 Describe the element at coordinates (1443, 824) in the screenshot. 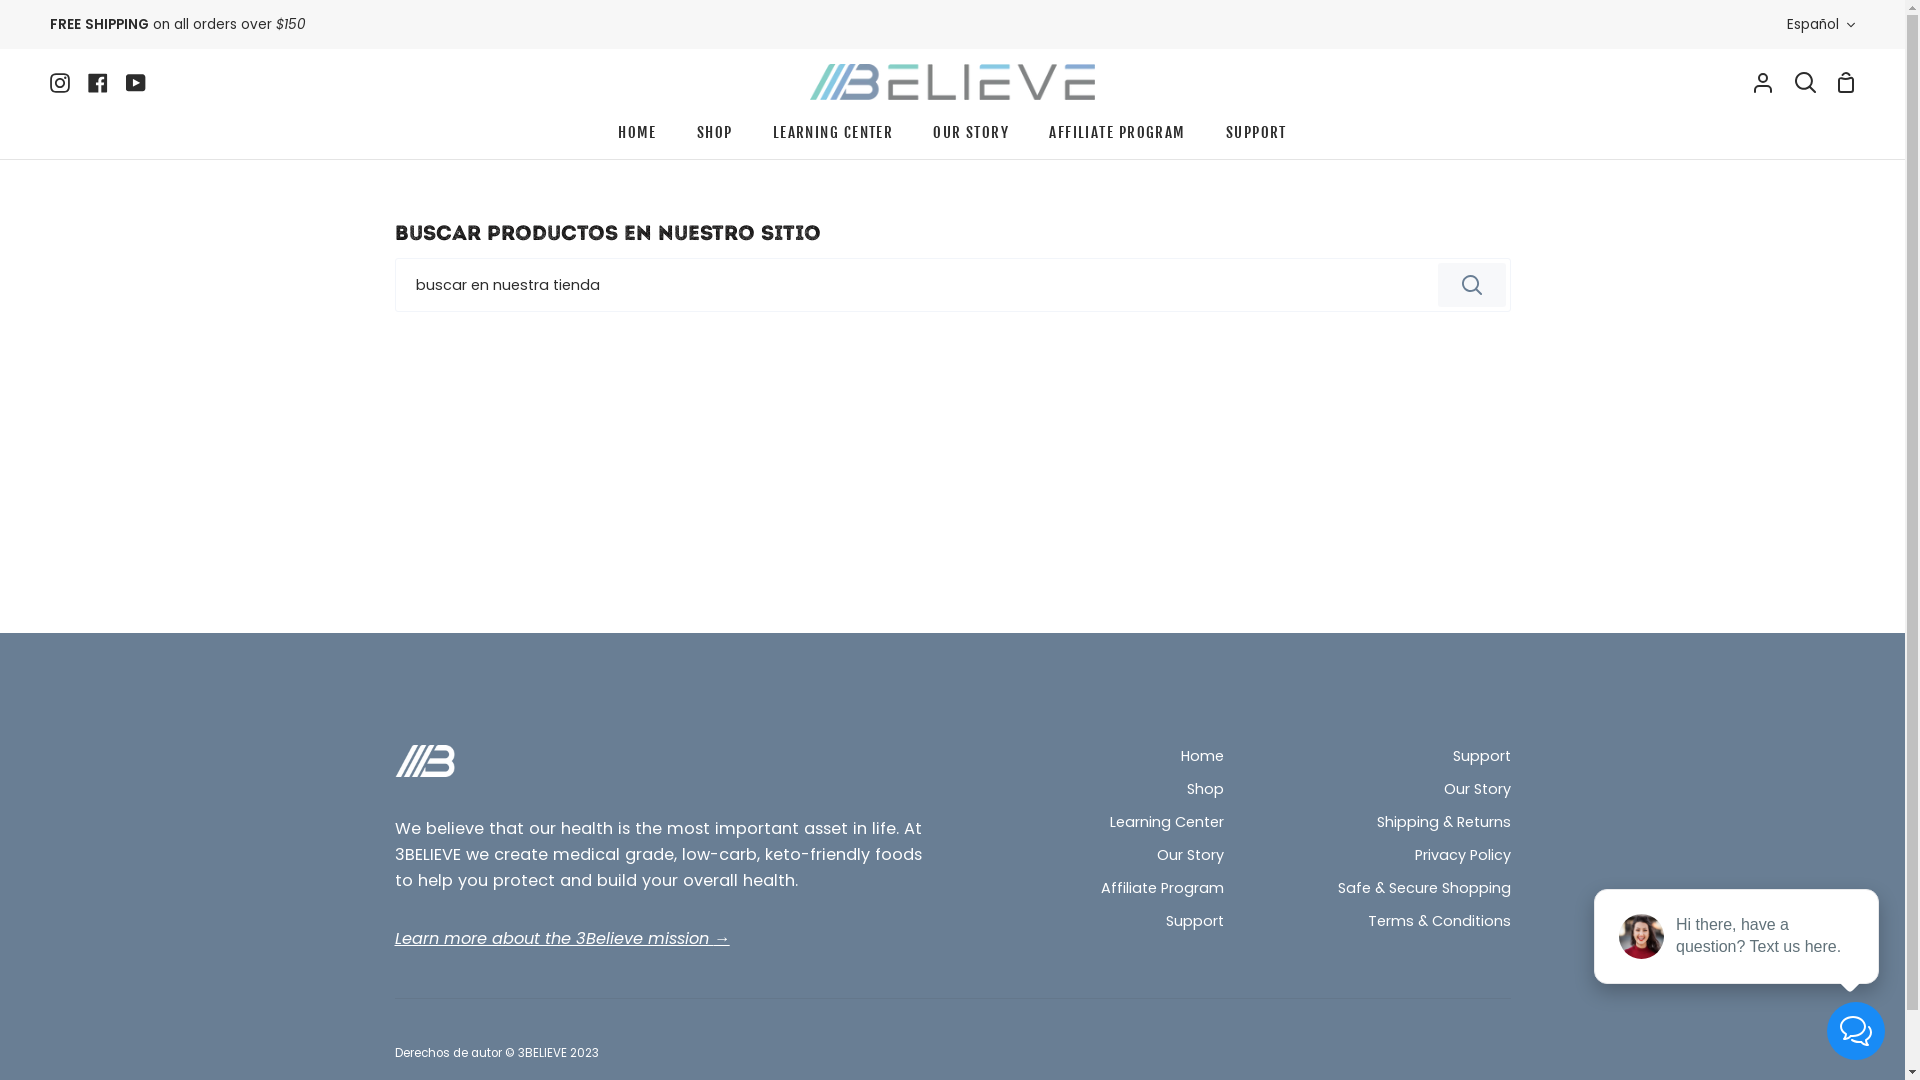

I see `'Shipping & Returns'` at that location.